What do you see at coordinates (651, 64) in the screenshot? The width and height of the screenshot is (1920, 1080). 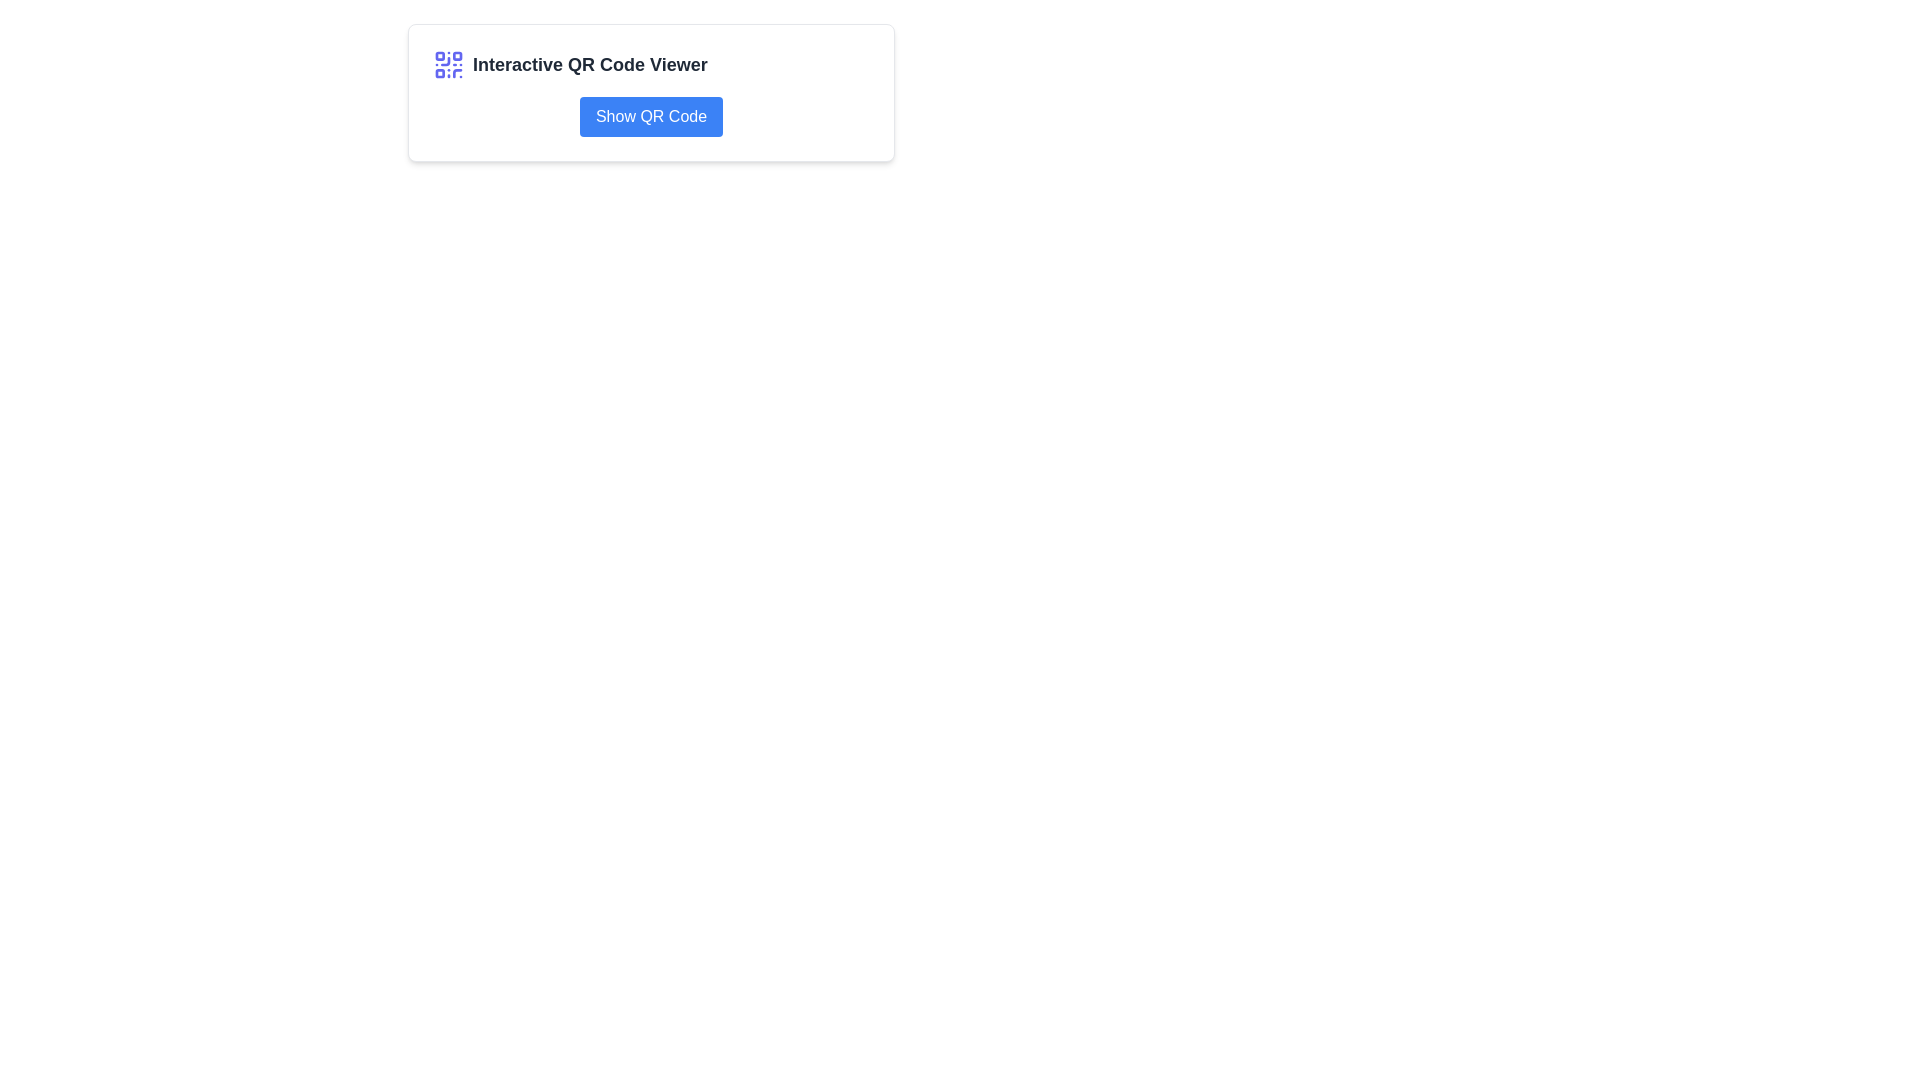 I see `the Text Label with Icon that features a small QR code icon in indigo blue next to the bold black text 'Interactive QR Code Viewer'` at bounding box center [651, 64].